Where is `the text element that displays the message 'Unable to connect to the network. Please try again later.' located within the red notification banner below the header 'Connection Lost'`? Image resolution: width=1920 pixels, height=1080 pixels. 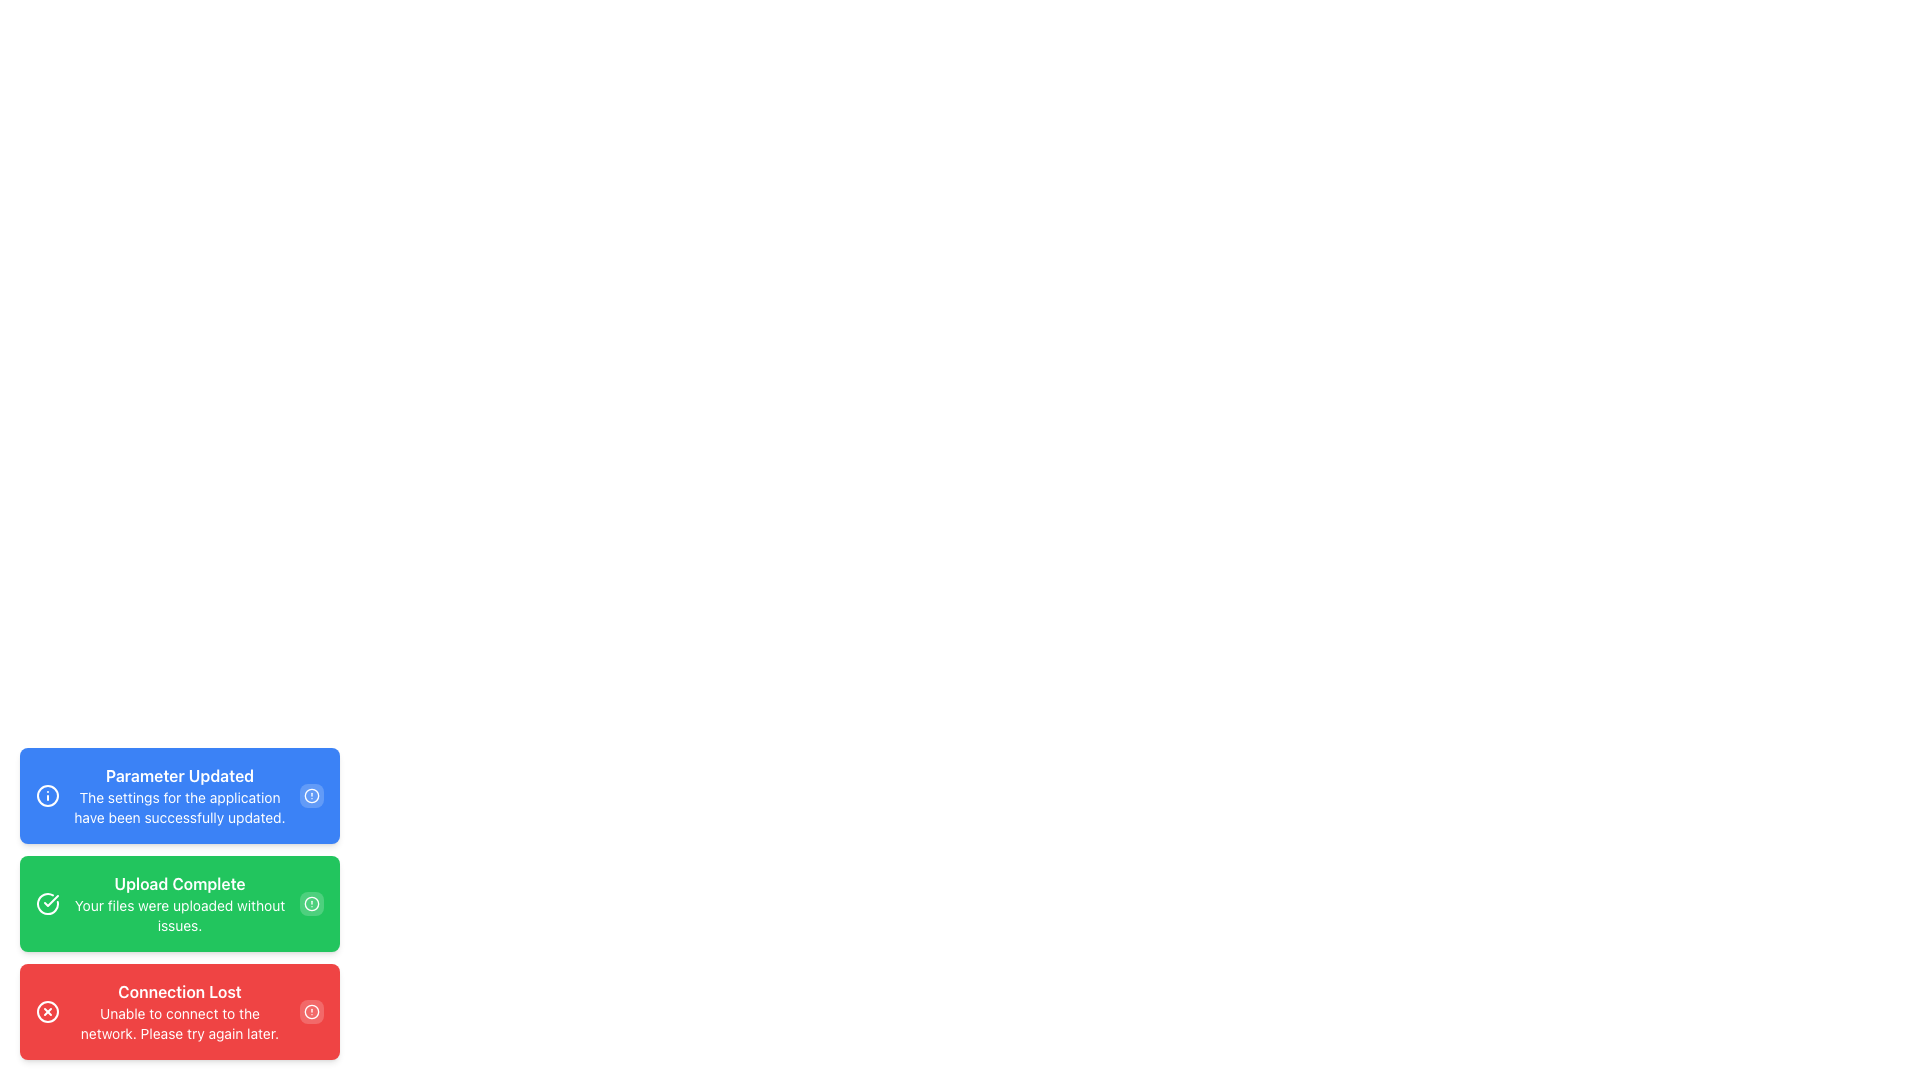 the text element that displays the message 'Unable to connect to the network. Please try again later.' located within the red notification banner below the header 'Connection Lost' is located at coordinates (180, 1023).